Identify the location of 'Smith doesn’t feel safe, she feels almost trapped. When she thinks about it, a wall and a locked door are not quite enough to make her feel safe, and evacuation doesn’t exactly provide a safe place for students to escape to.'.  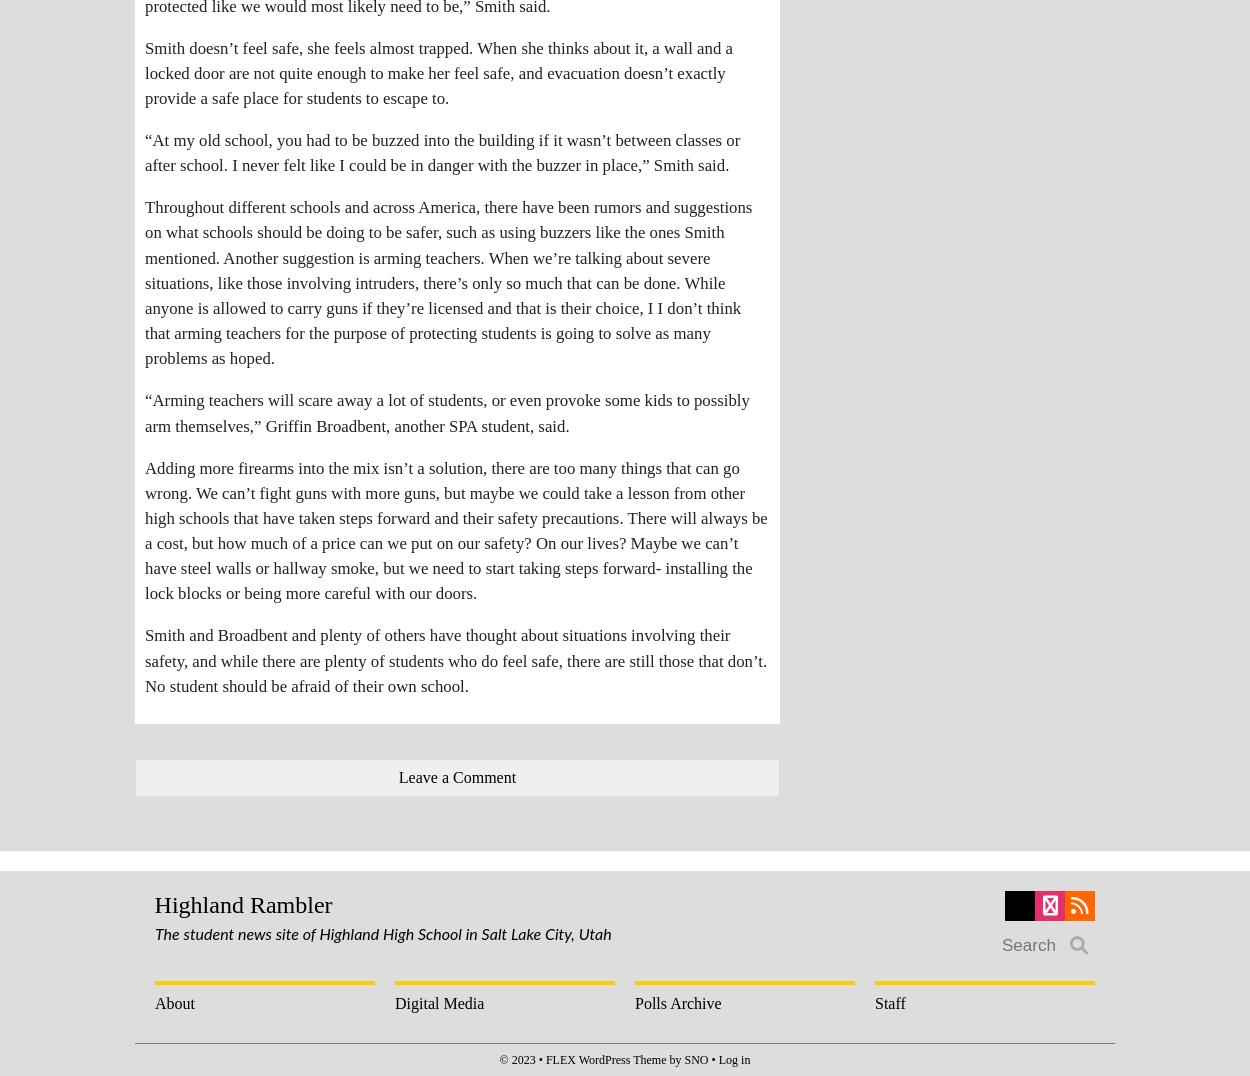
(145, 72).